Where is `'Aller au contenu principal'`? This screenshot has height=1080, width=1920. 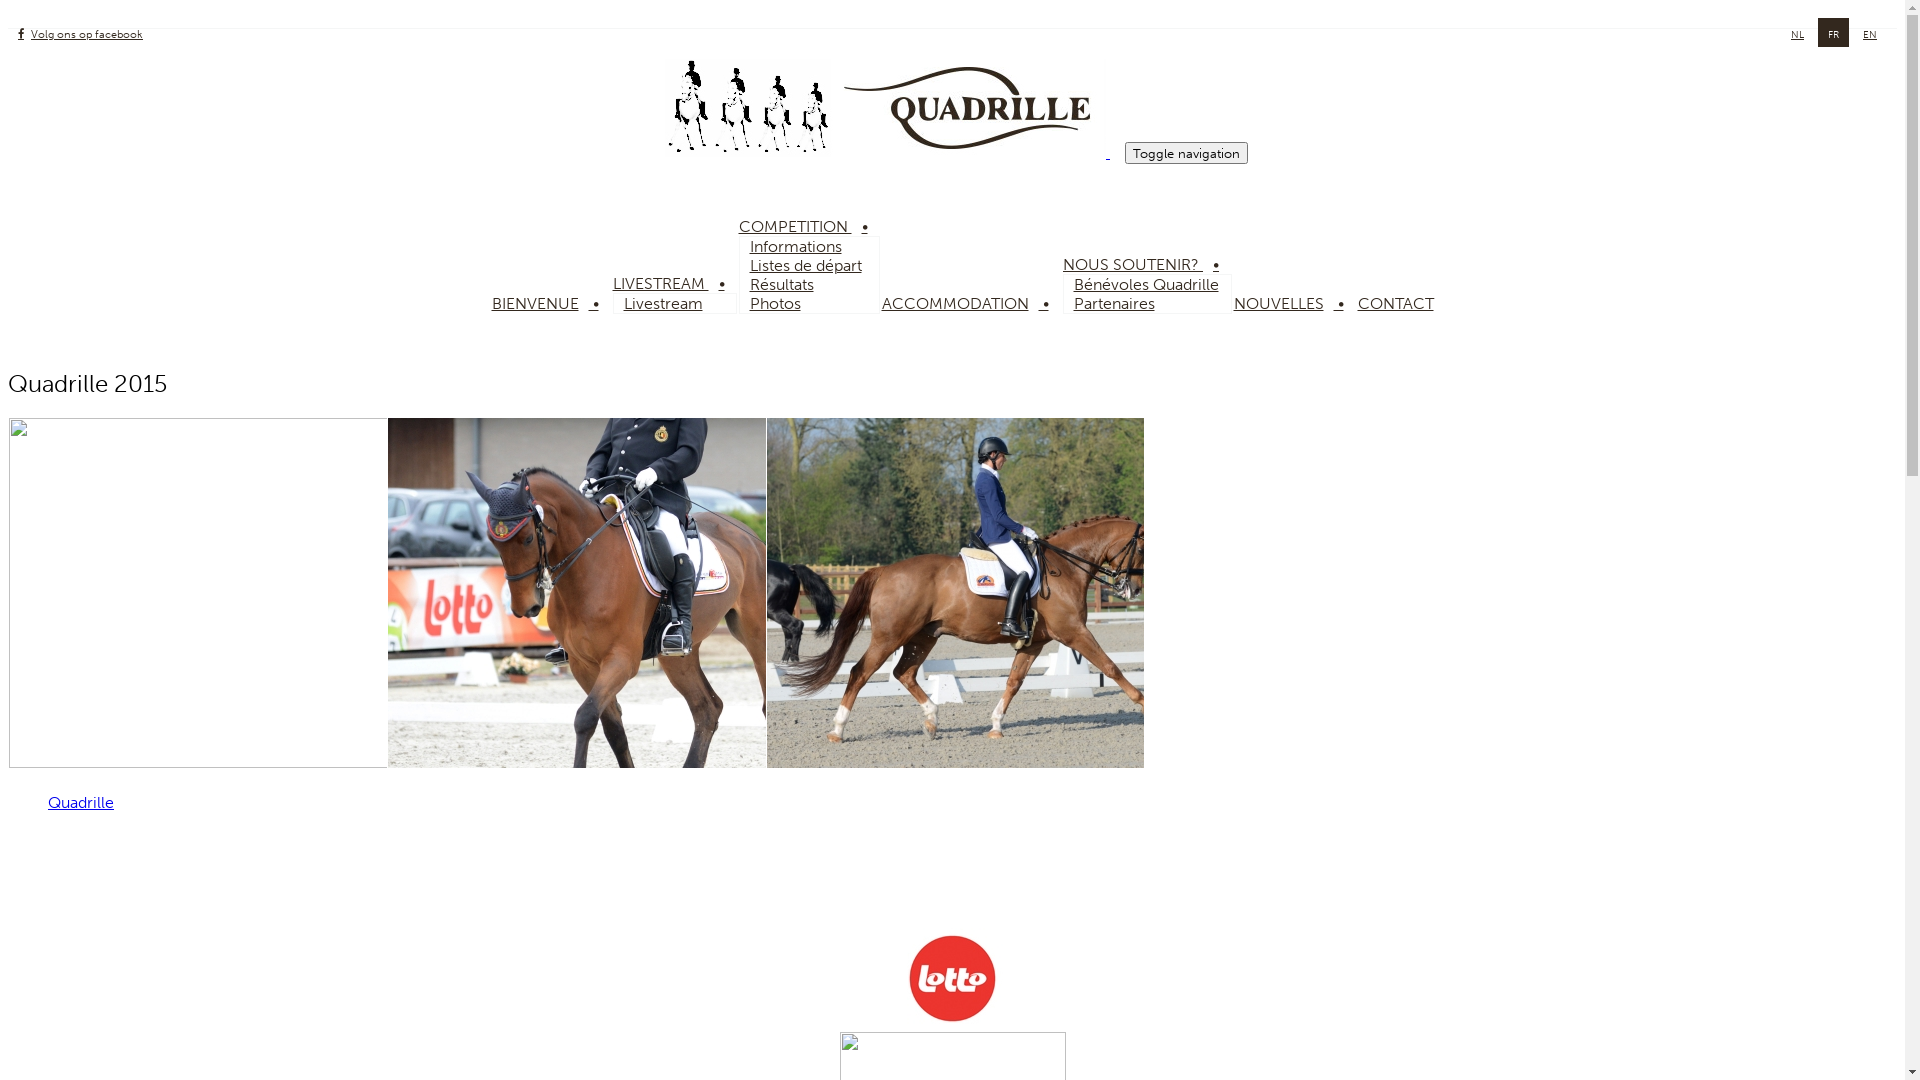
'Aller au contenu principal' is located at coordinates (8, 8).